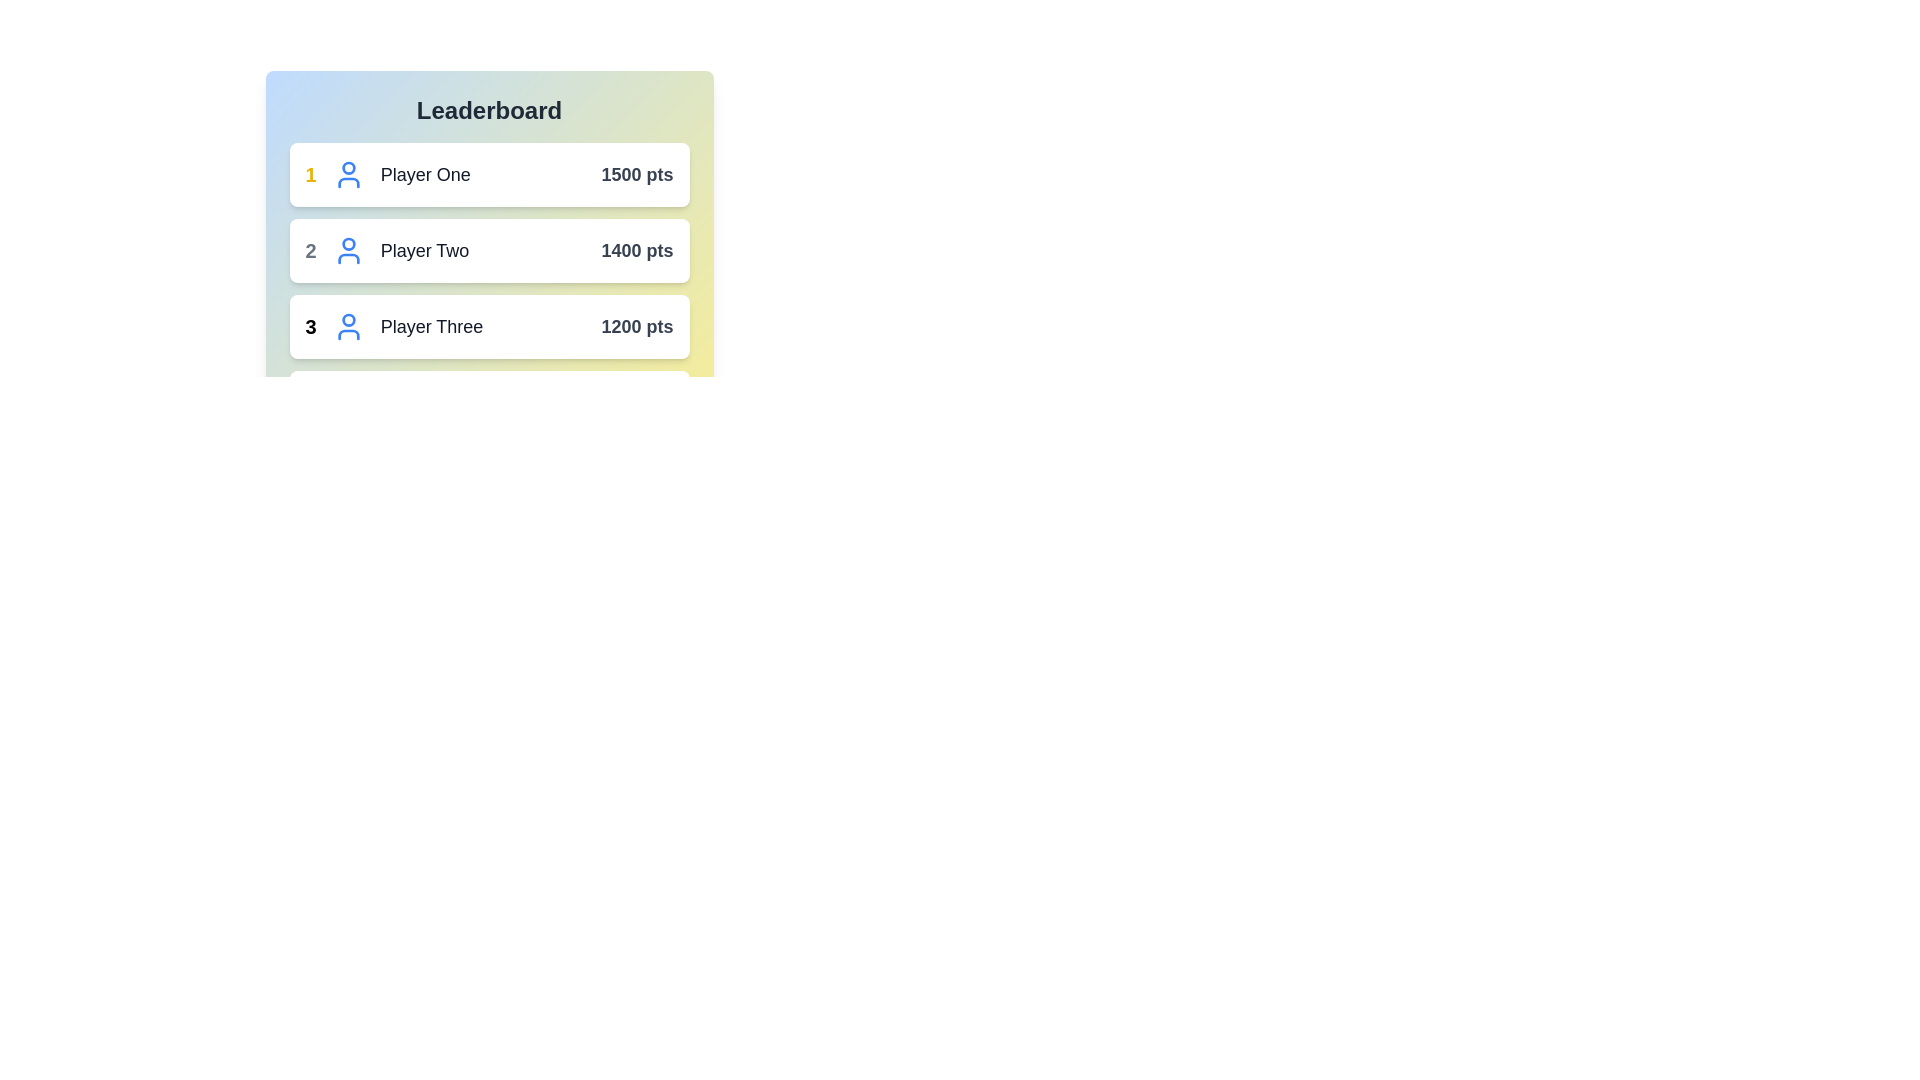 Image resolution: width=1920 pixels, height=1080 pixels. I want to click on the leaderboard entry for Player One to open the context menu, so click(489, 173).